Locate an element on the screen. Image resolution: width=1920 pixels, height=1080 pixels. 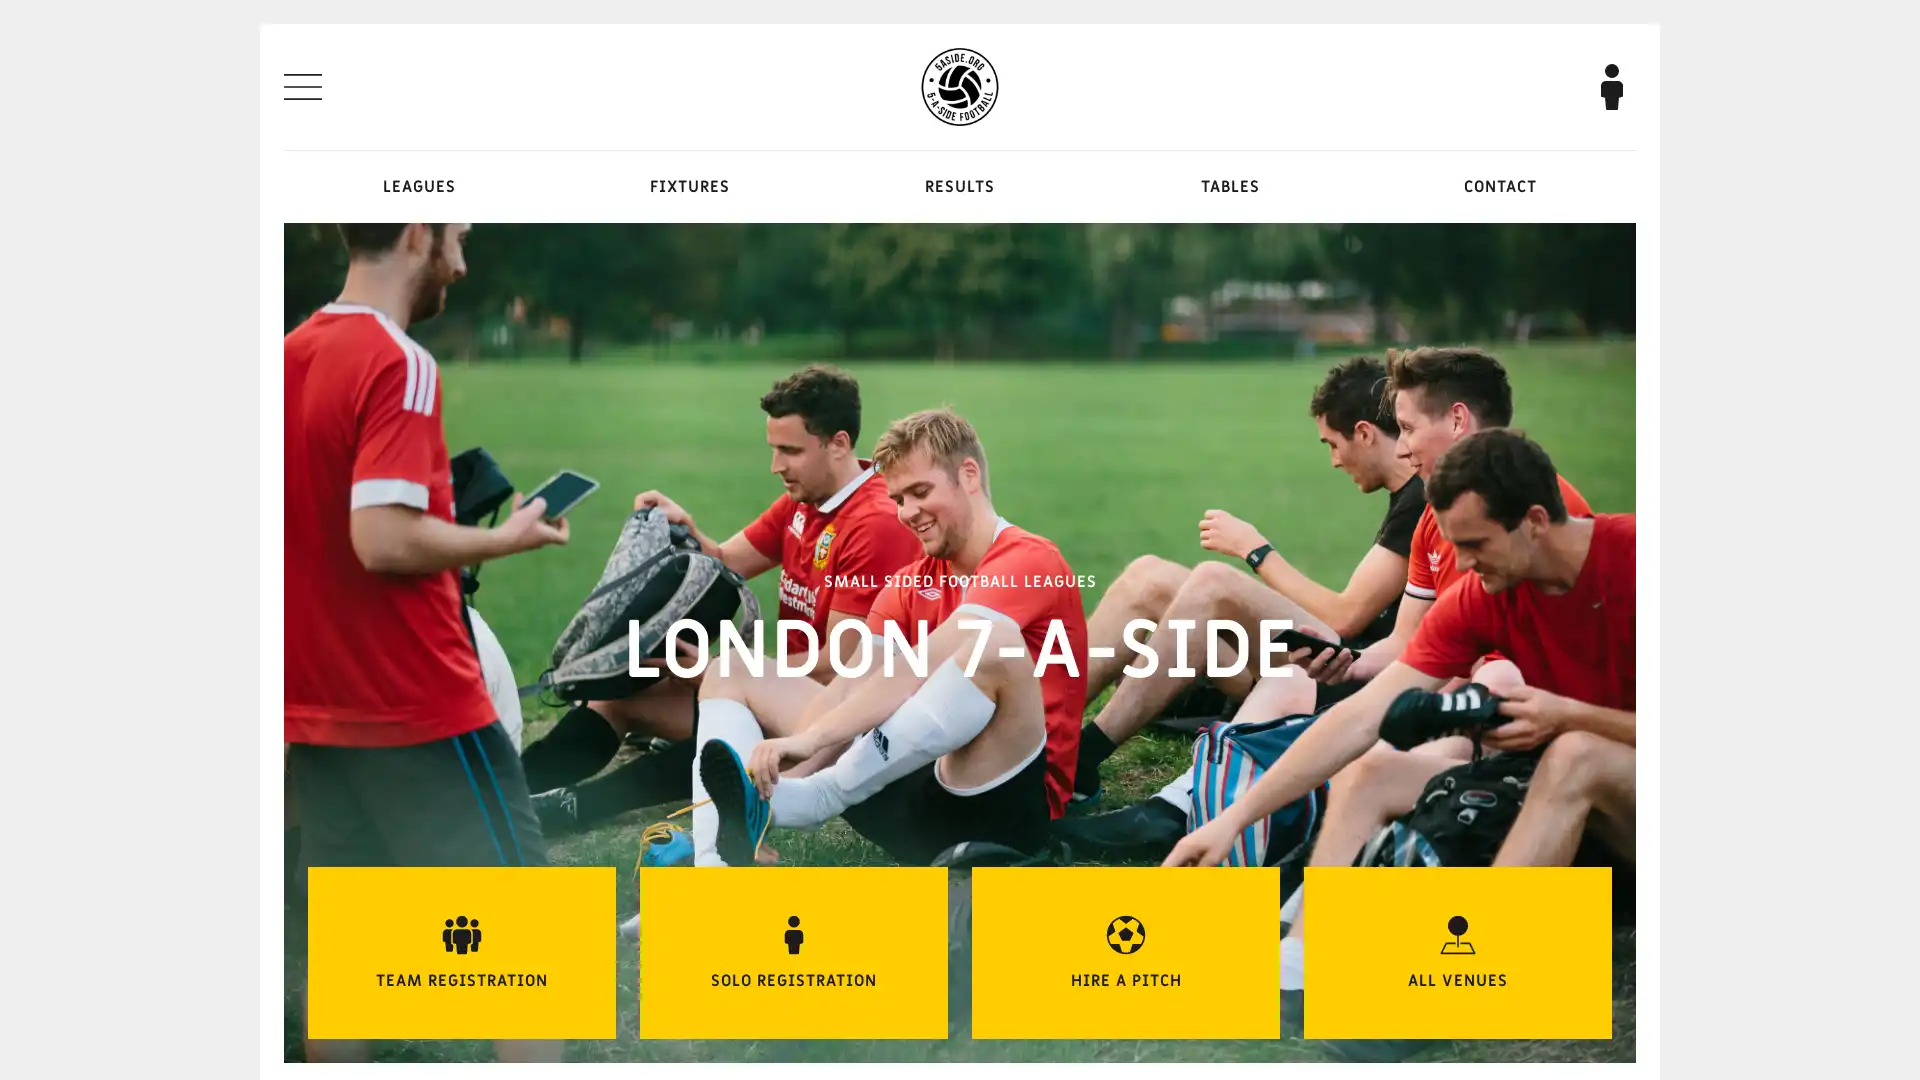
Previous is located at coordinates (267, 643).